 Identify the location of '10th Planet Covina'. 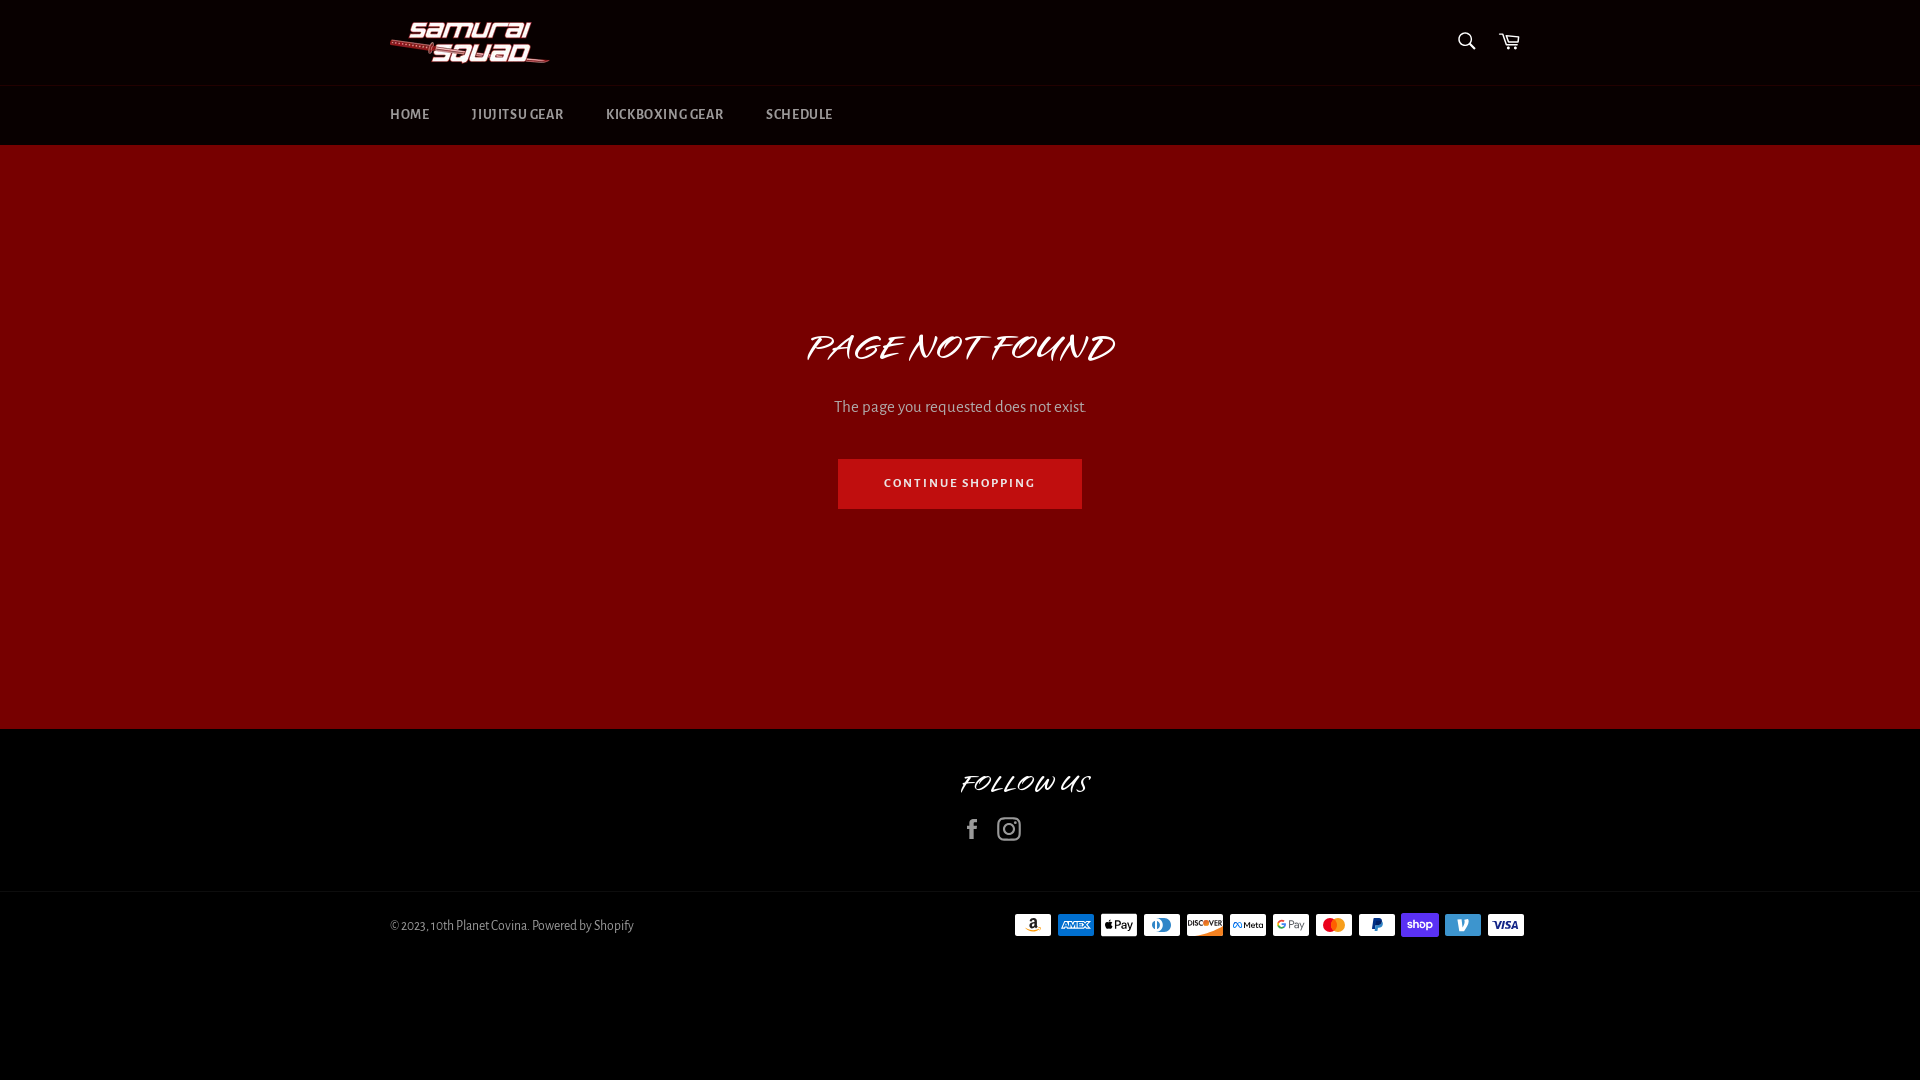
(478, 925).